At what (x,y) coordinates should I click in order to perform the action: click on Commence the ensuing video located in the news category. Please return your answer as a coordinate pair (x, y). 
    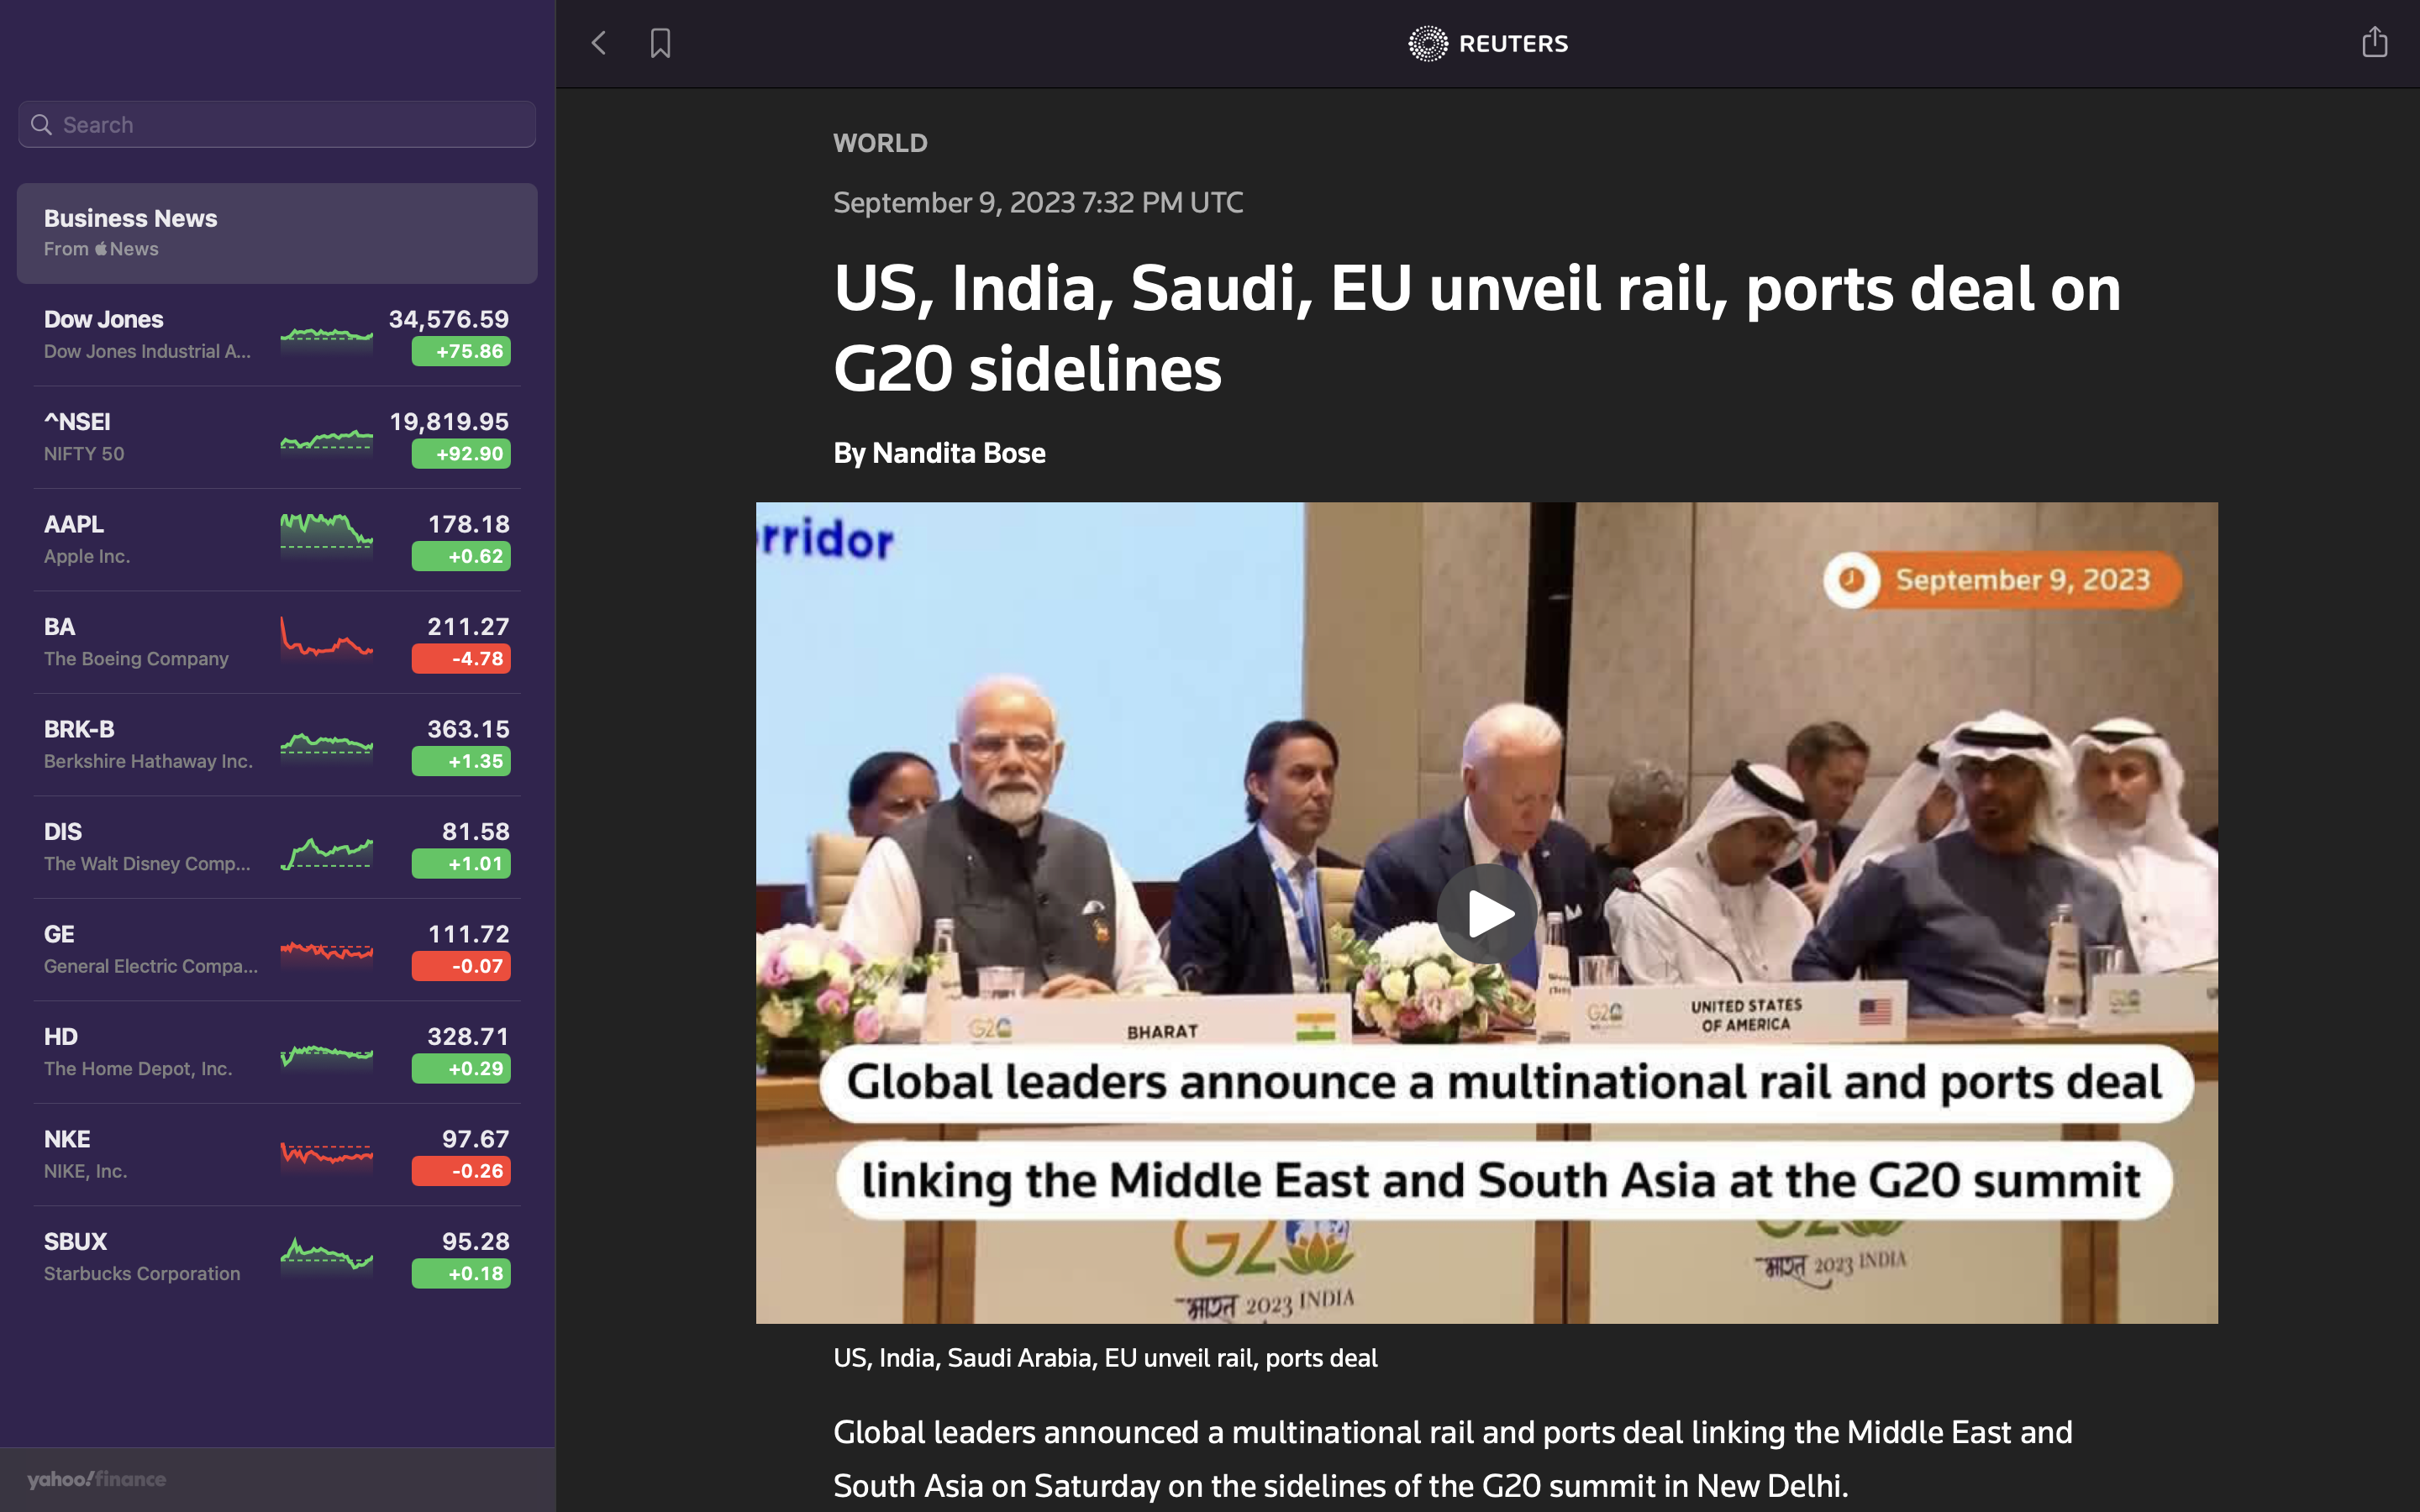
    Looking at the image, I should click on (1488, 909).